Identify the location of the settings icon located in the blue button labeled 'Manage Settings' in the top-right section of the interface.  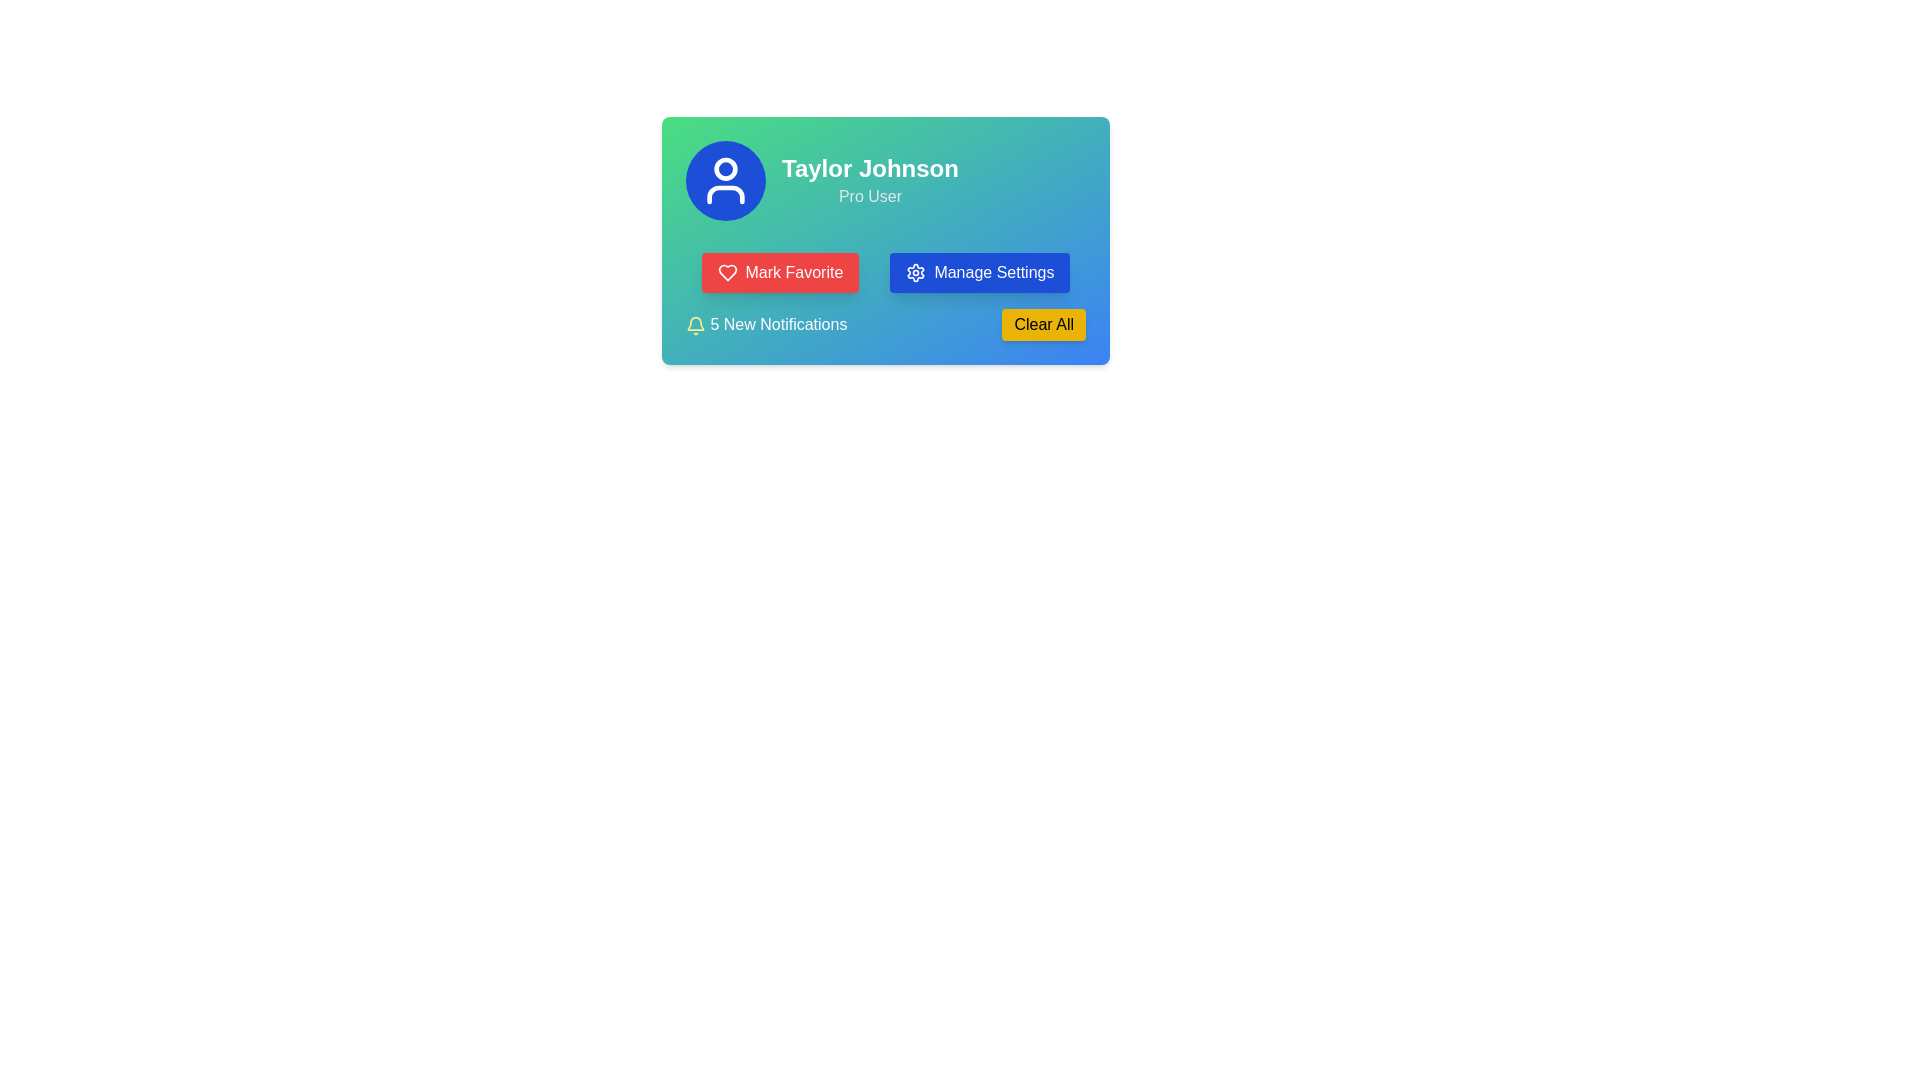
(915, 273).